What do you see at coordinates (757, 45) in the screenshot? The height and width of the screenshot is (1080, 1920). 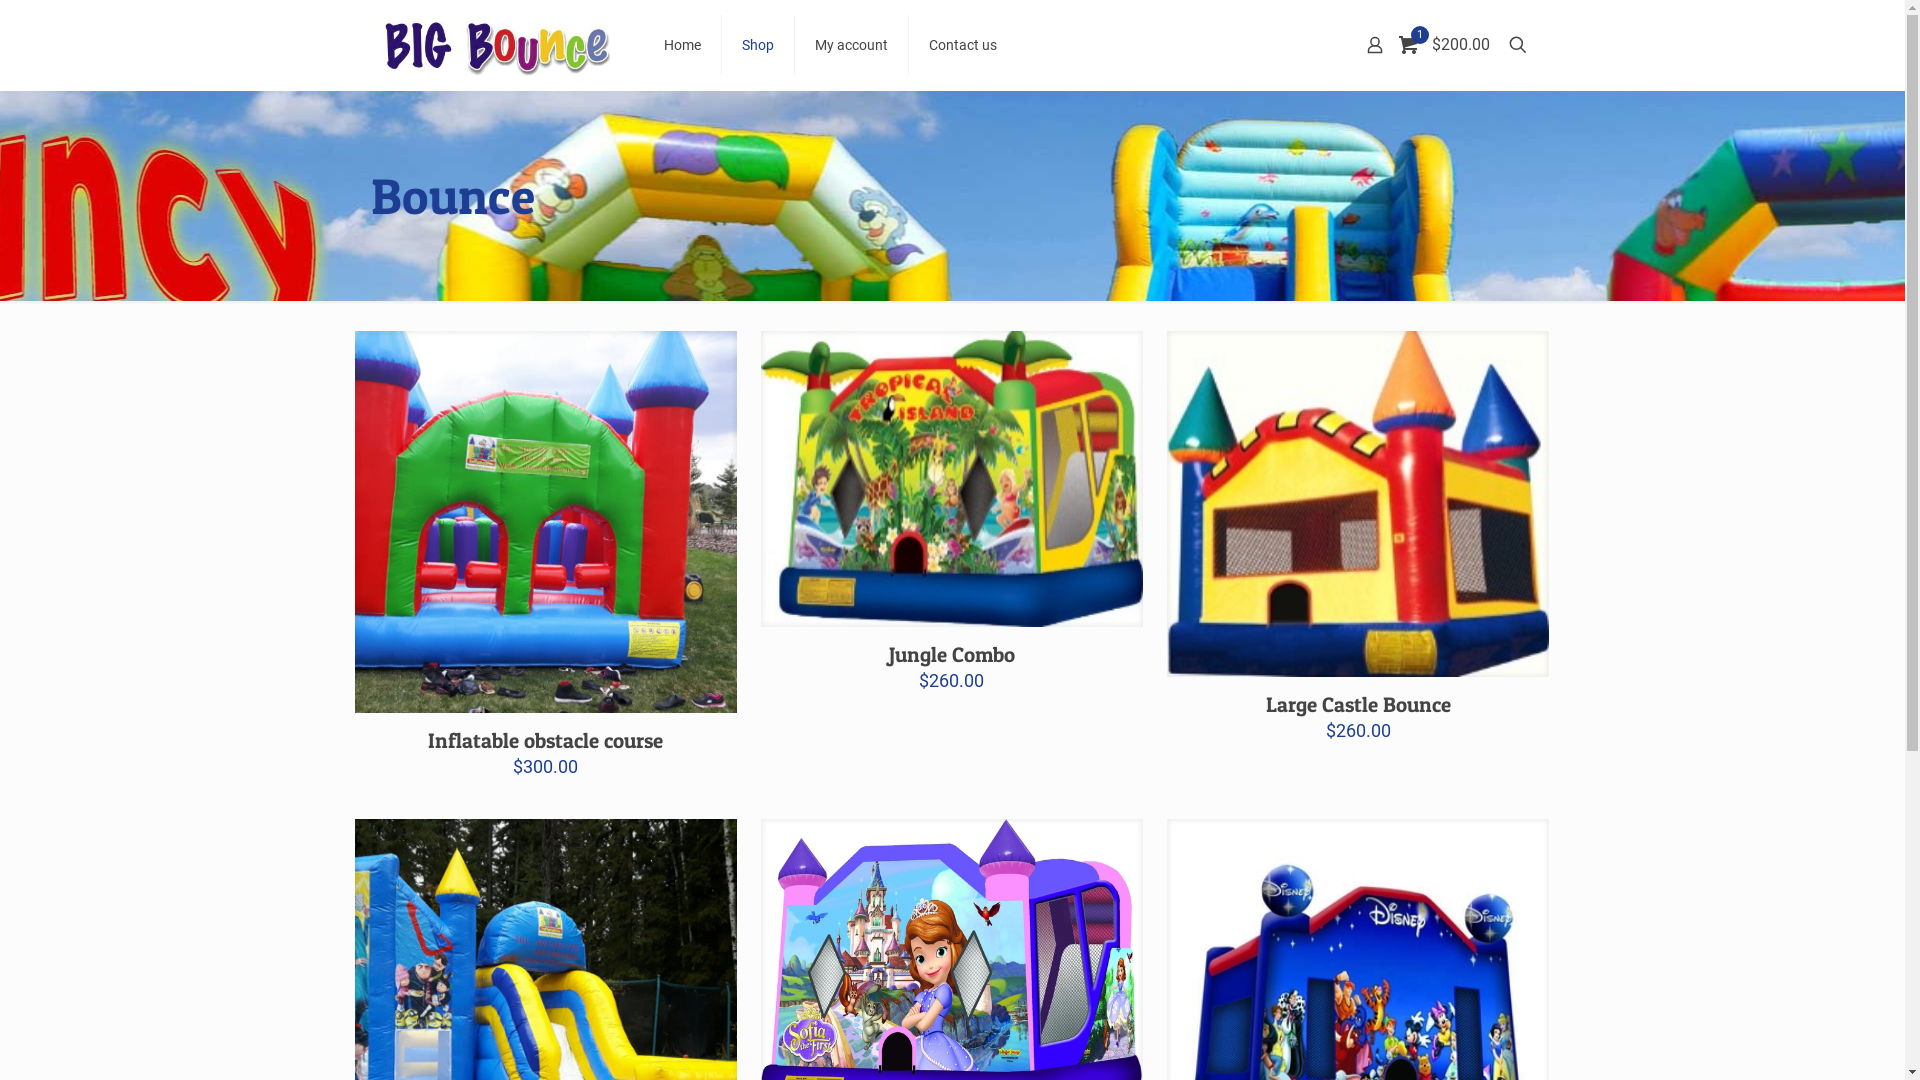 I see `'Shop'` at bounding box center [757, 45].